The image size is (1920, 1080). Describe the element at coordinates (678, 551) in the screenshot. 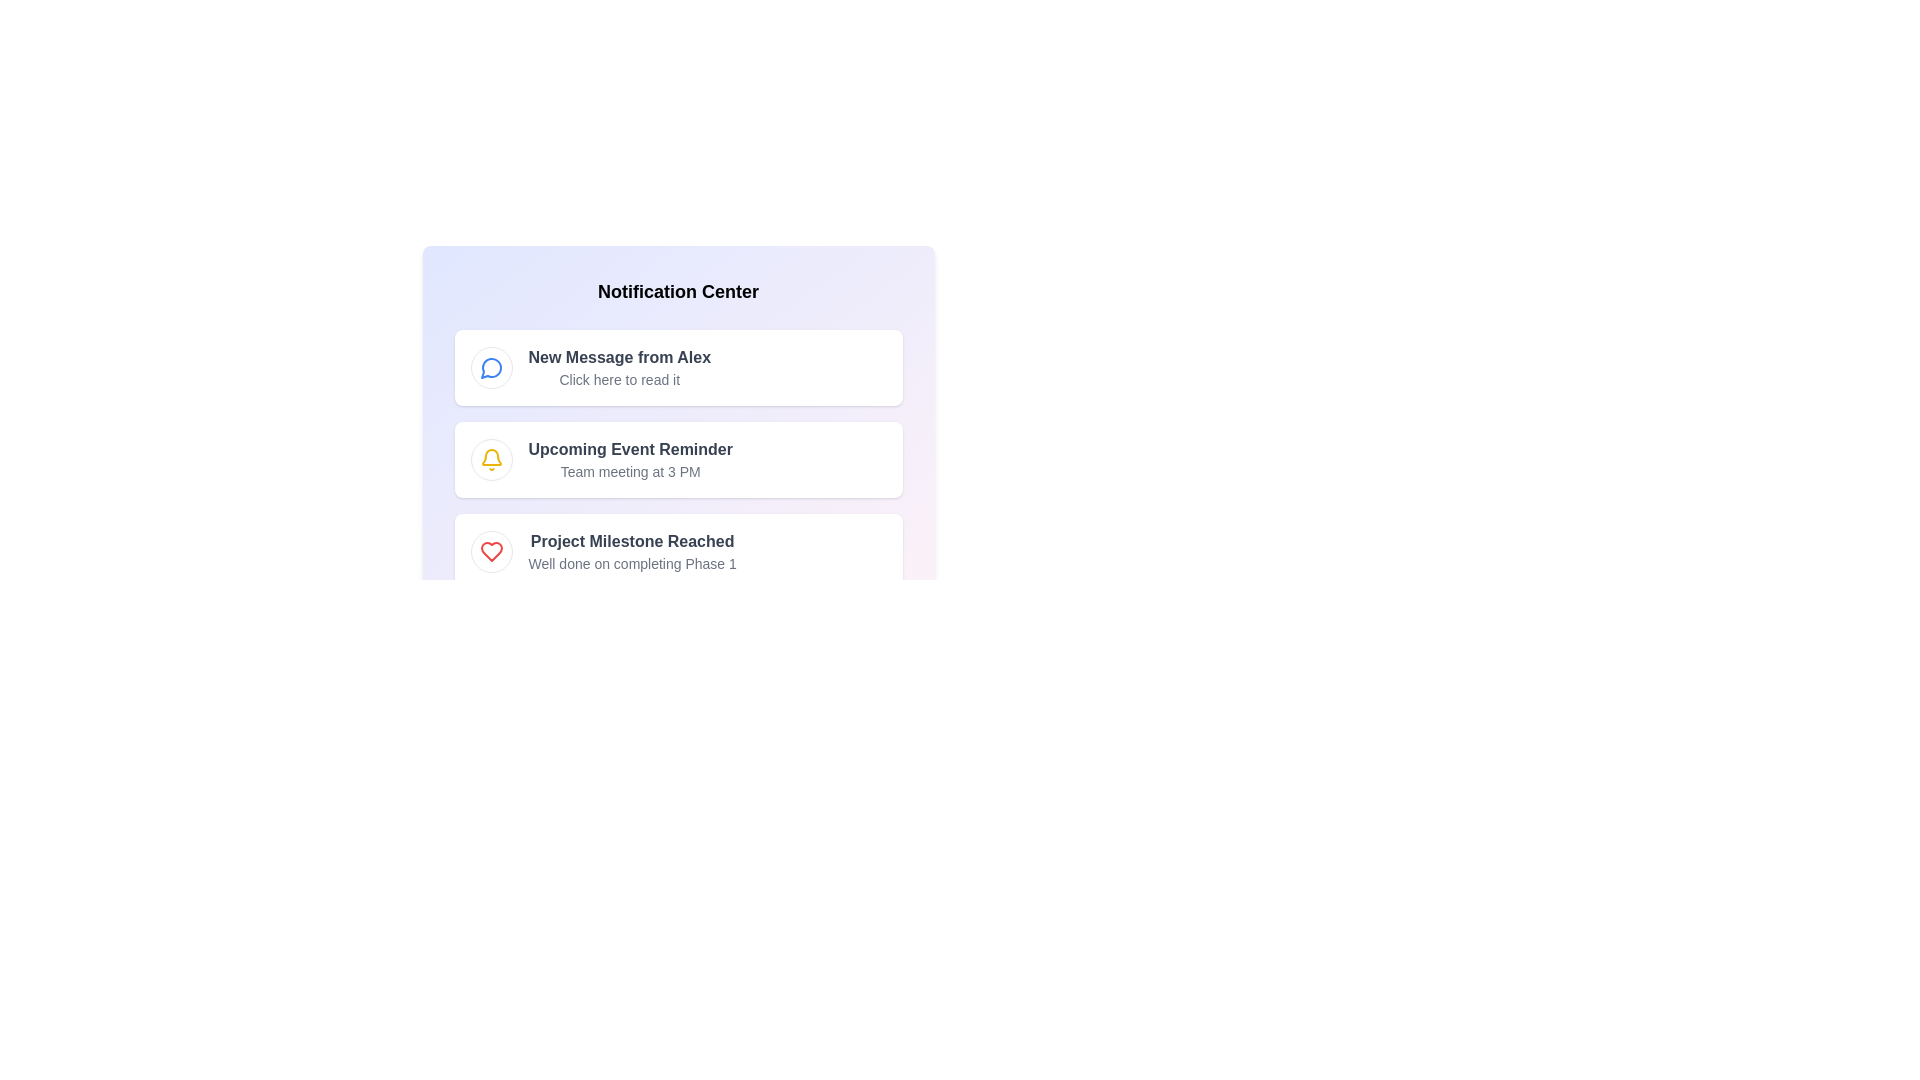

I see `the notification titled 'Project Milestone Reached'` at that location.